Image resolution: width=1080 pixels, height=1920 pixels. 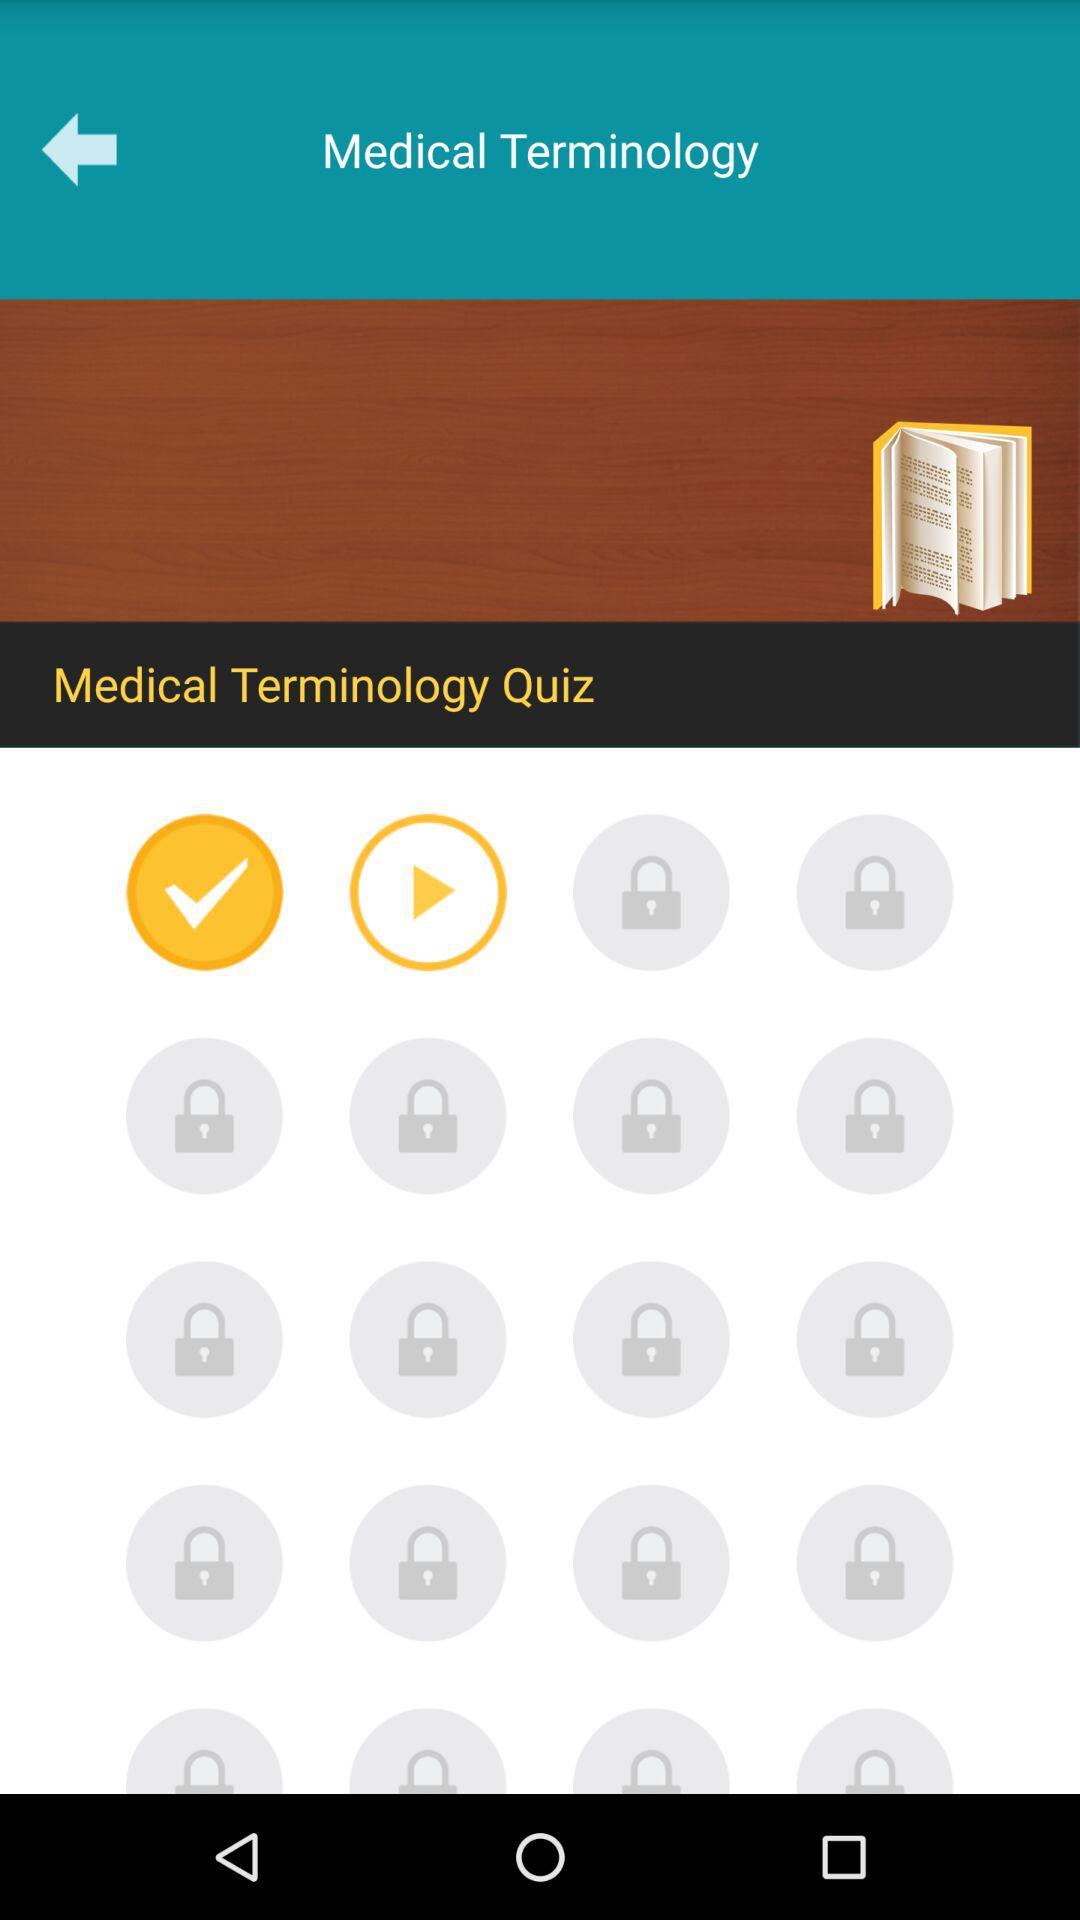 I want to click on locked key, so click(x=651, y=1562).